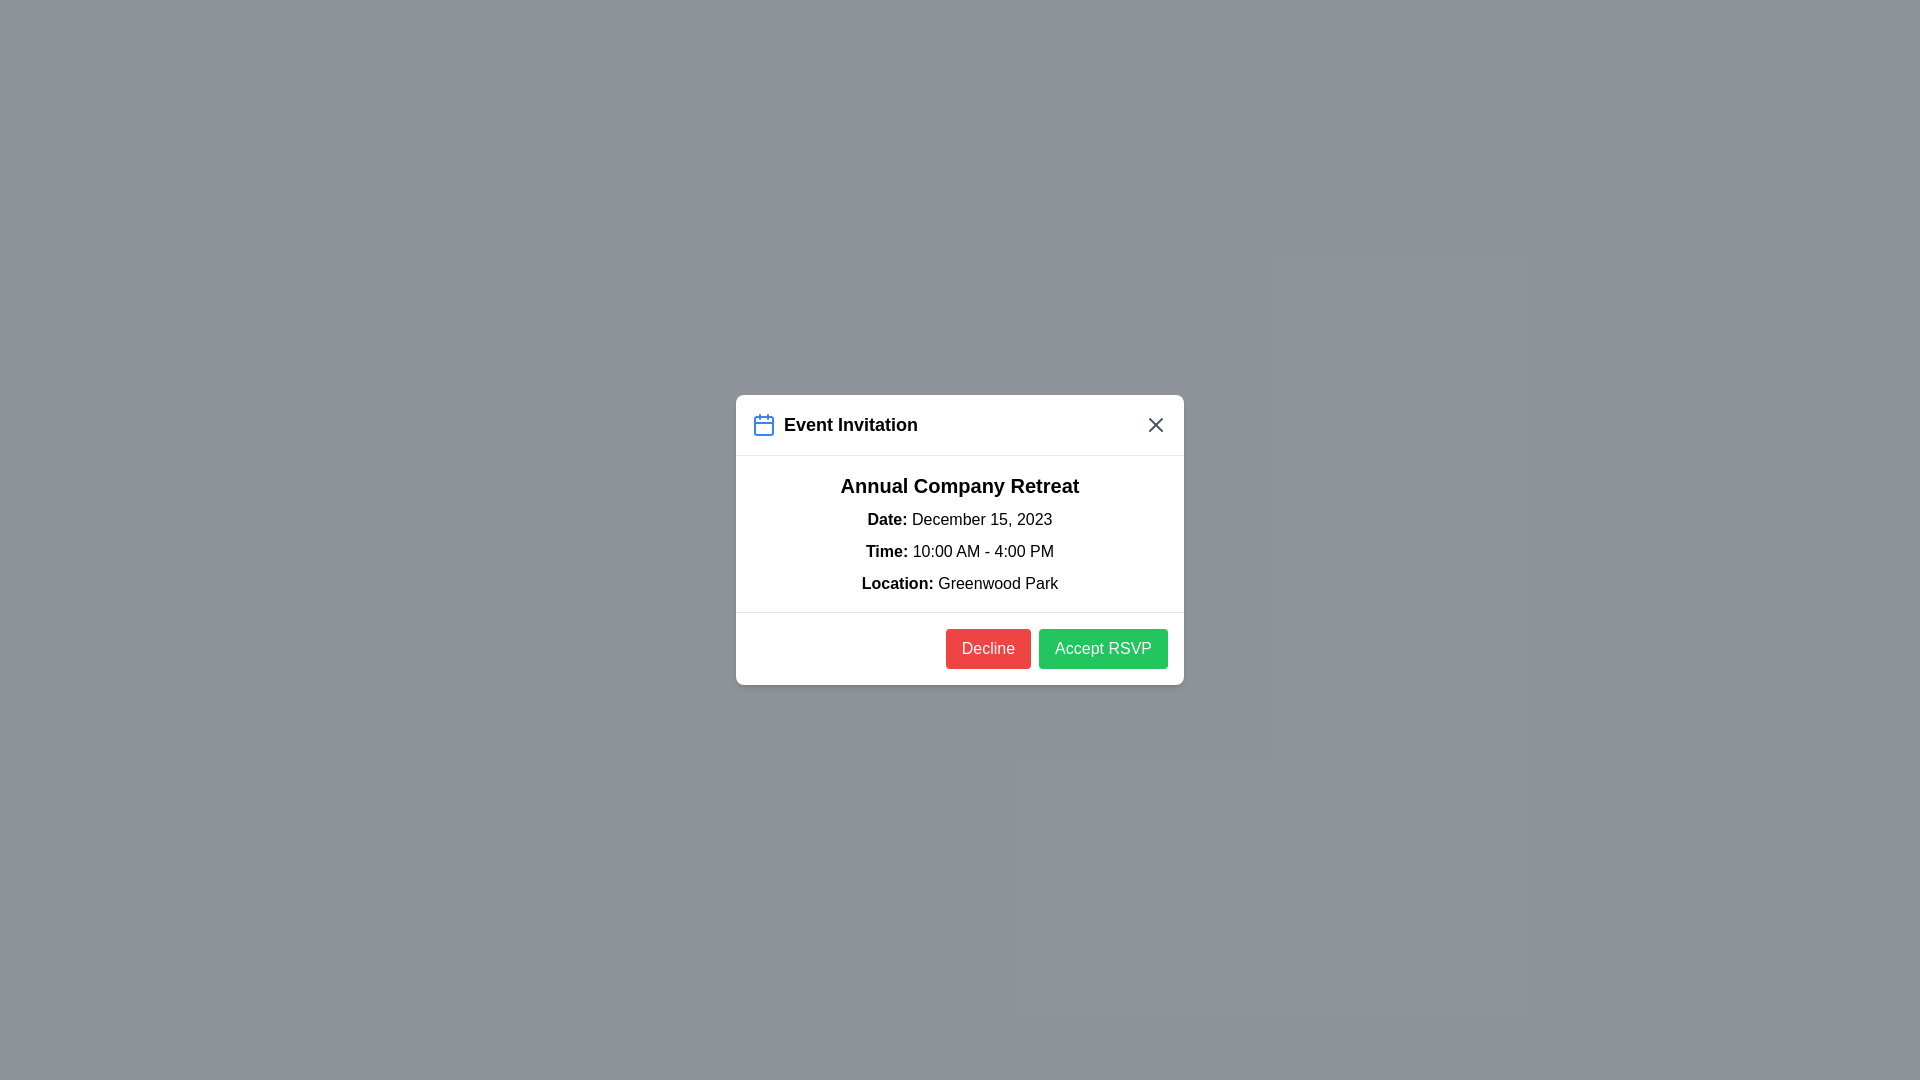 The image size is (1920, 1080). Describe the element at coordinates (898, 583) in the screenshot. I see `the text label 'Location:' which is styled in bold and positioned above the location description 'Greenwood Park' within the modal dialog box` at that location.